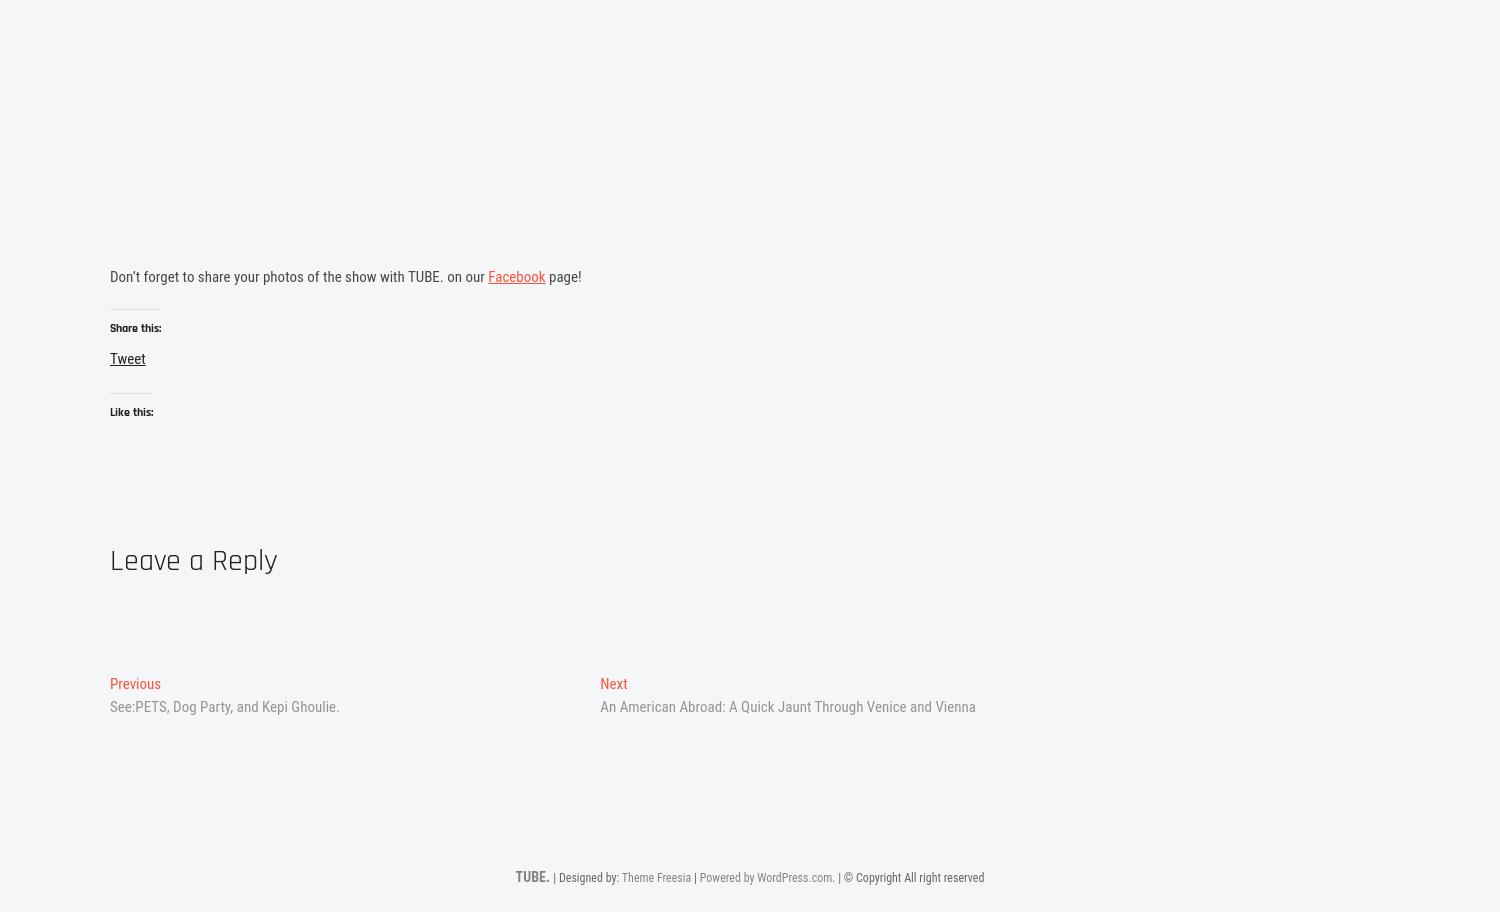 This screenshot has width=1500, height=912. Describe the element at coordinates (298, 277) in the screenshot. I see `'Don’t forget to share your photos of the show with TUBE. on our'` at that location.